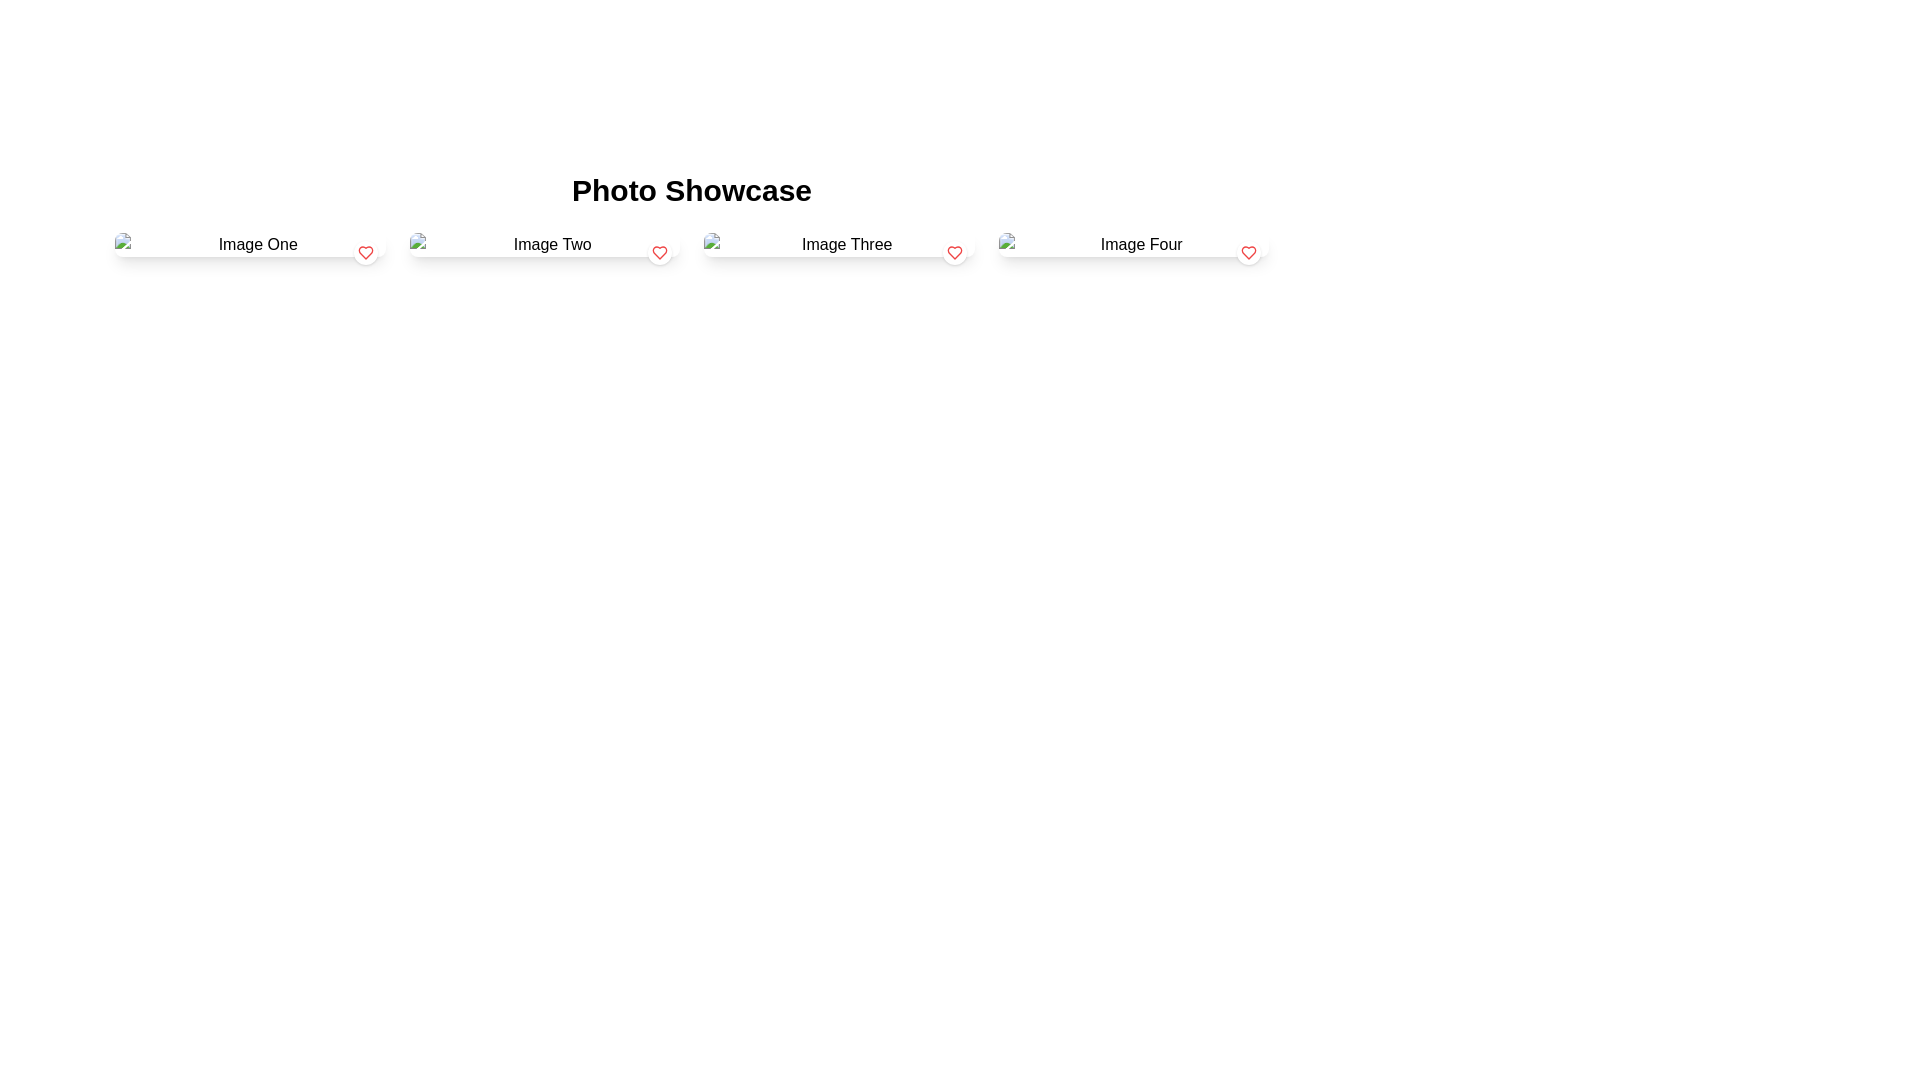  Describe the element at coordinates (544, 244) in the screenshot. I see `the interactive card representing 'Image Two' in the 'Photo Showcase' grid` at that location.